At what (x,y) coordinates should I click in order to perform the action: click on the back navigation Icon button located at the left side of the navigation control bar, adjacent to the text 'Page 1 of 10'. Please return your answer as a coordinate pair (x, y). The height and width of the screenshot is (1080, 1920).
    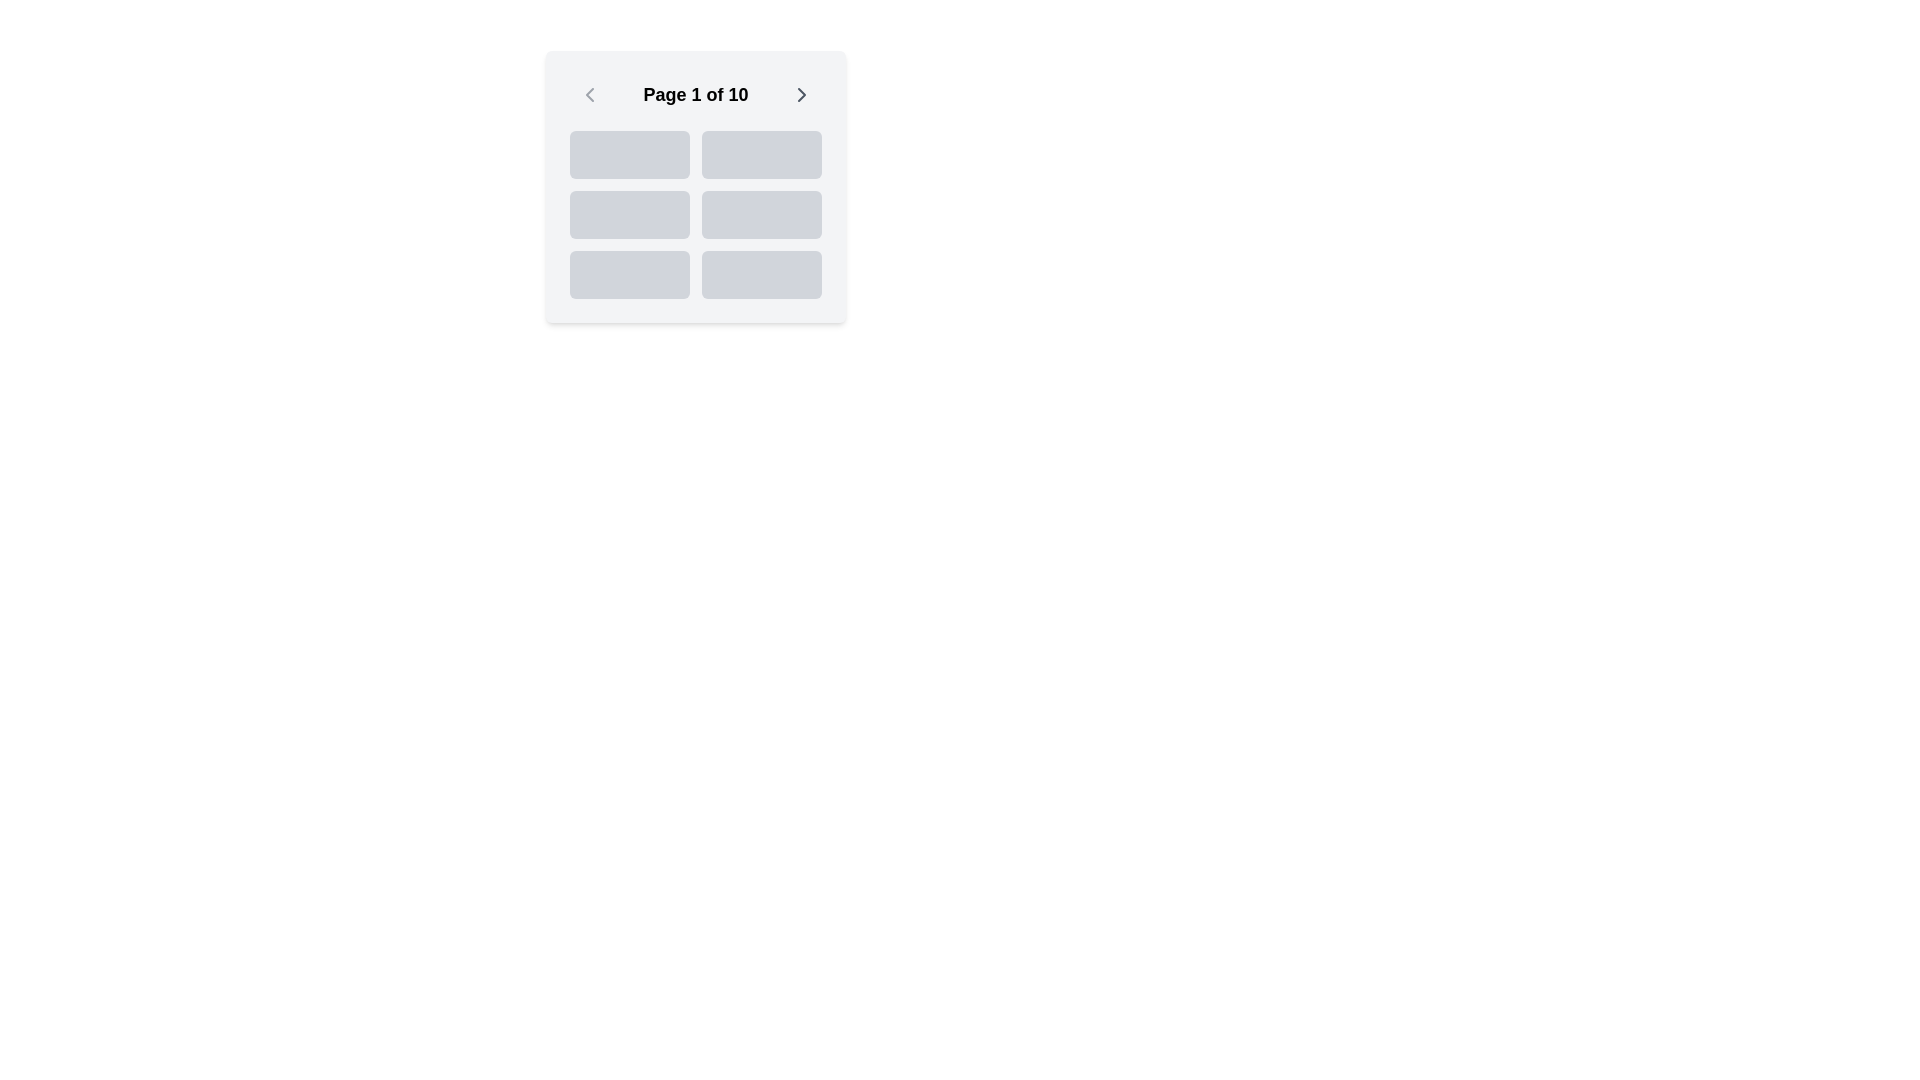
    Looking at the image, I should click on (589, 95).